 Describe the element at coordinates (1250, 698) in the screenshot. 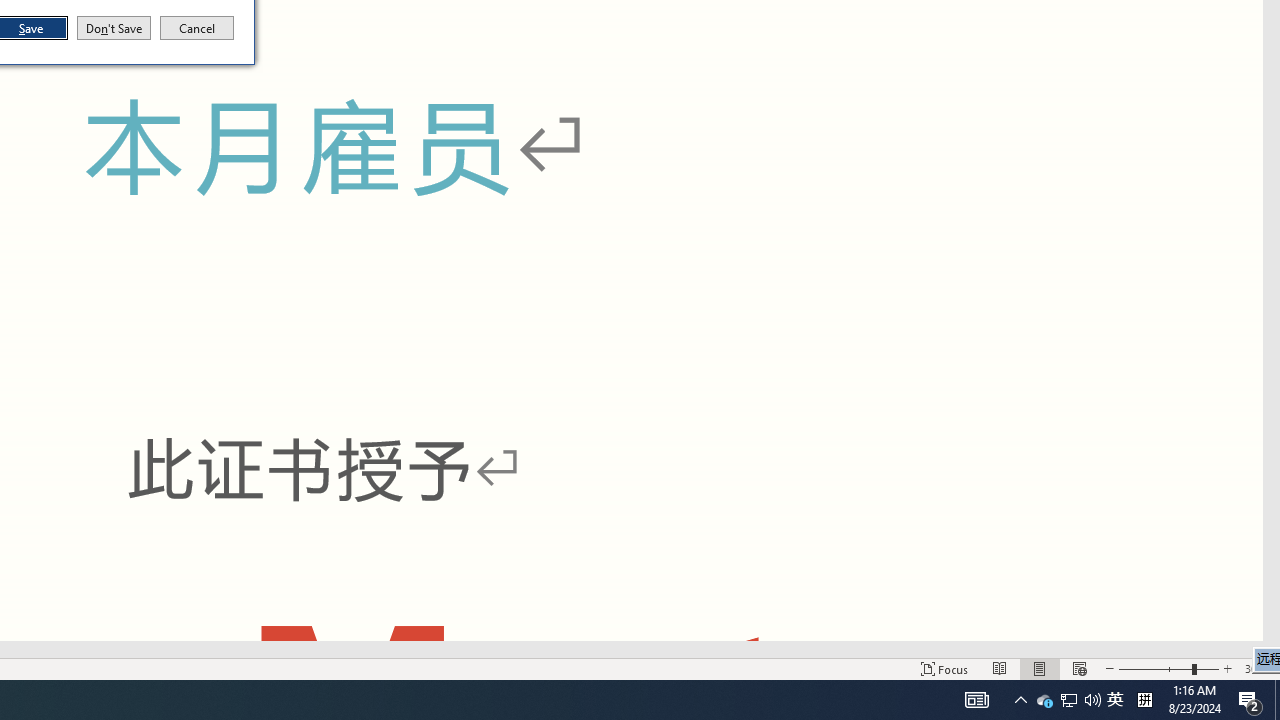

I see `'Action Center, 2 new notifications'` at that location.